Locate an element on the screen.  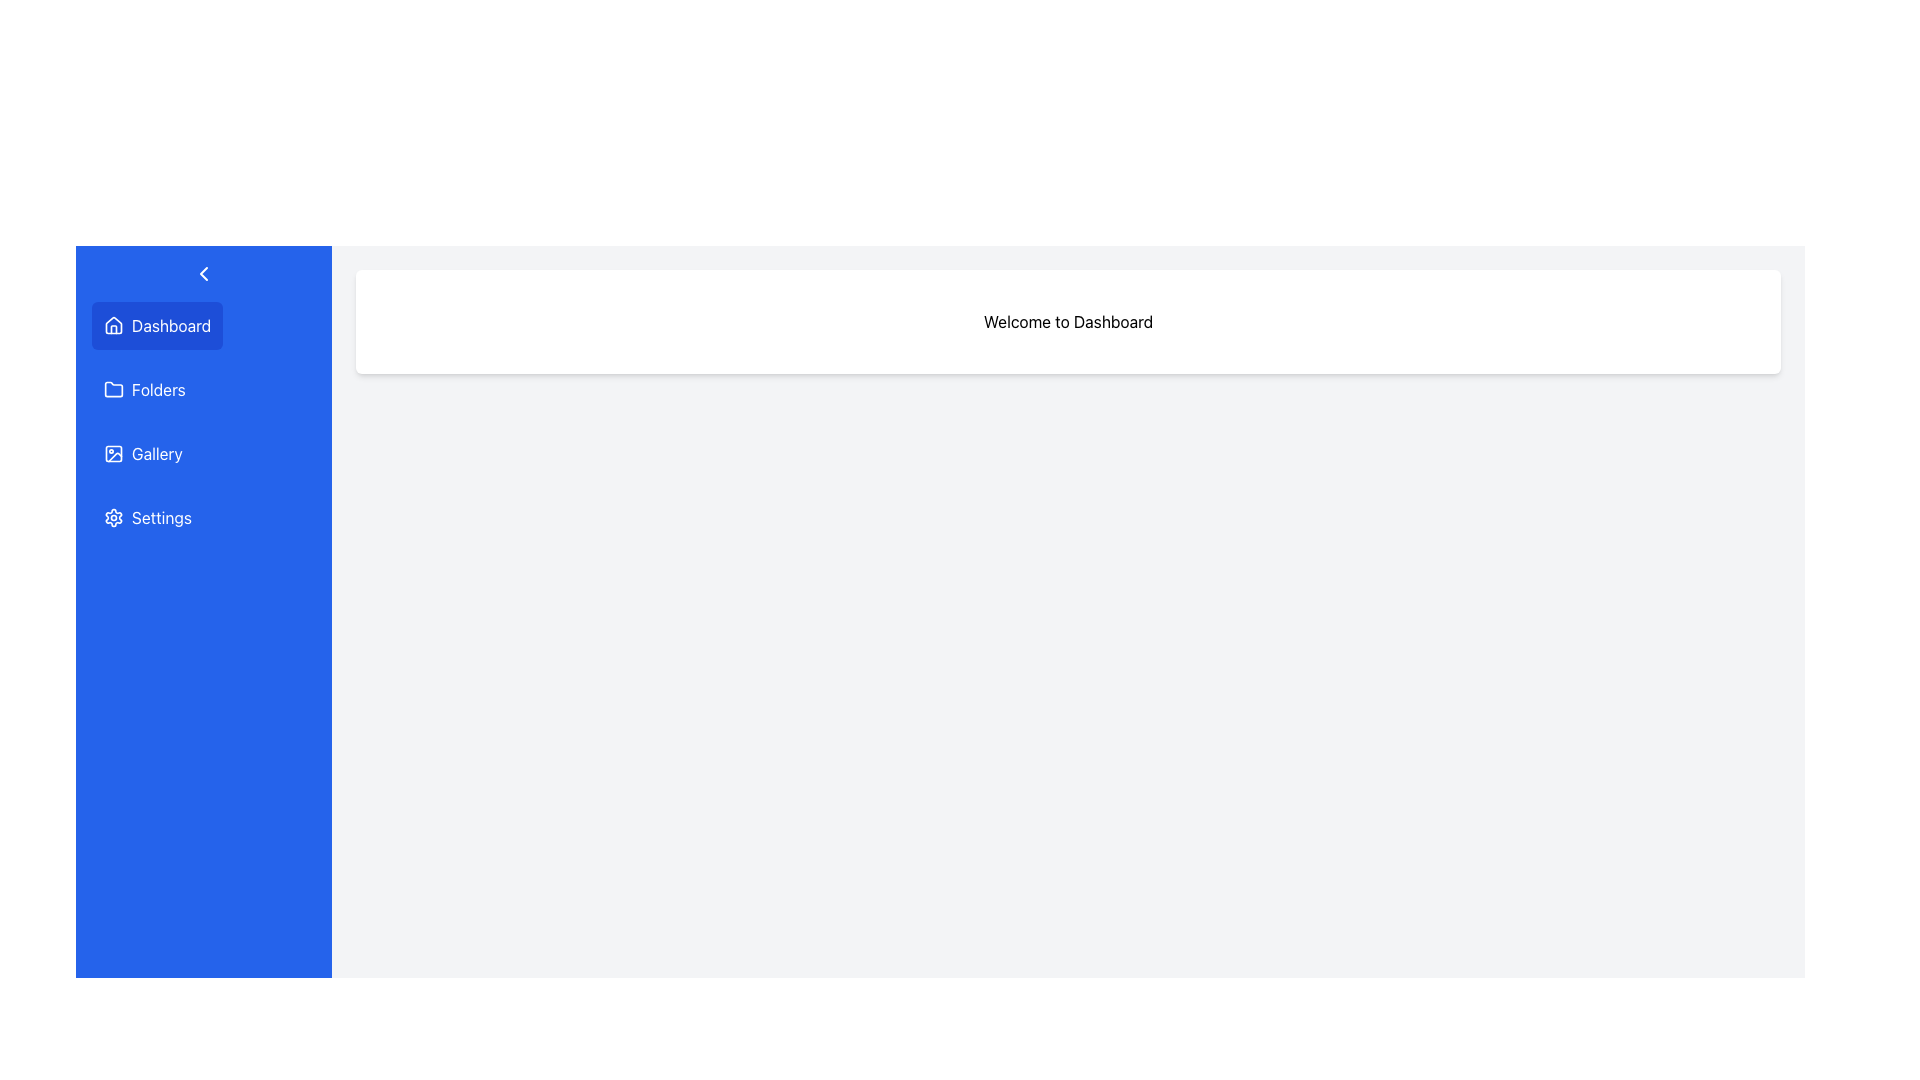
the 'Settings' button, which has a gear icon on a blue background, located below the 'Gallery' element is located at coordinates (147, 516).